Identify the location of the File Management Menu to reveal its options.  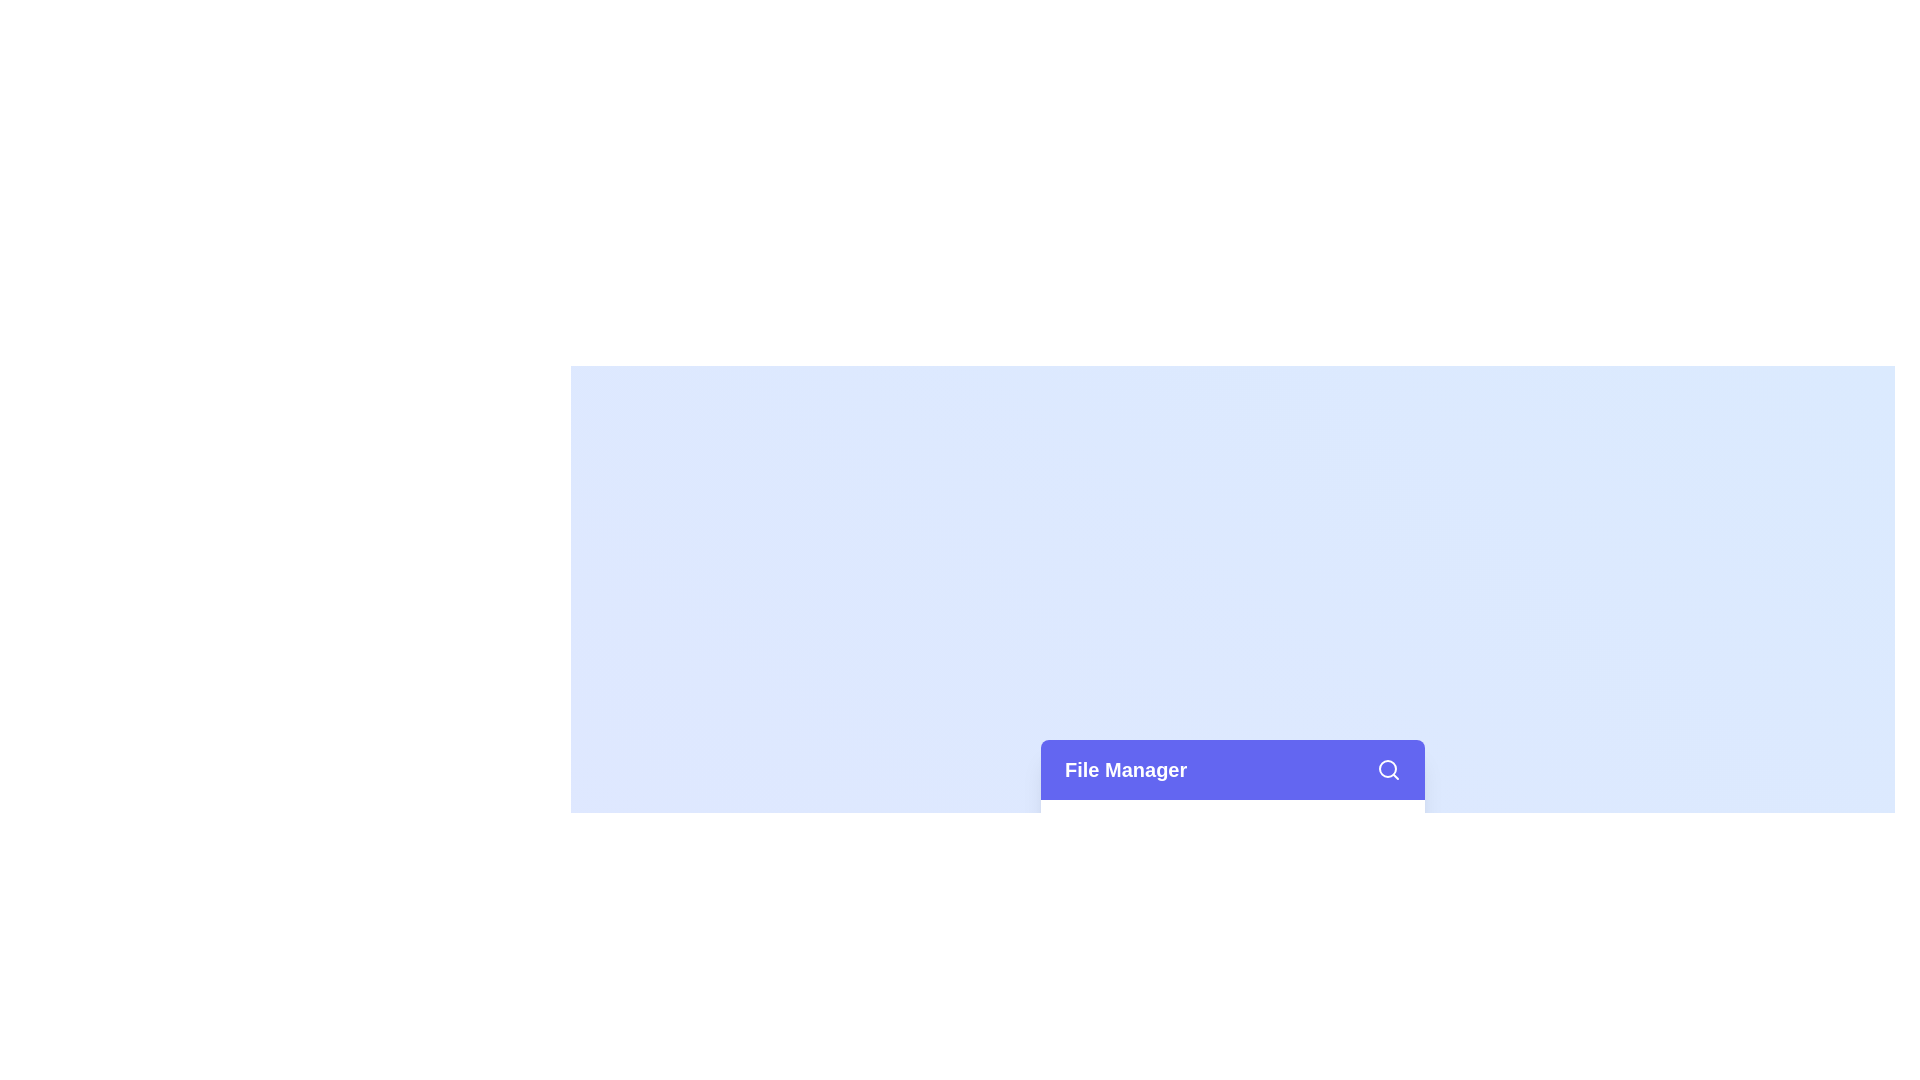
(1232, 769).